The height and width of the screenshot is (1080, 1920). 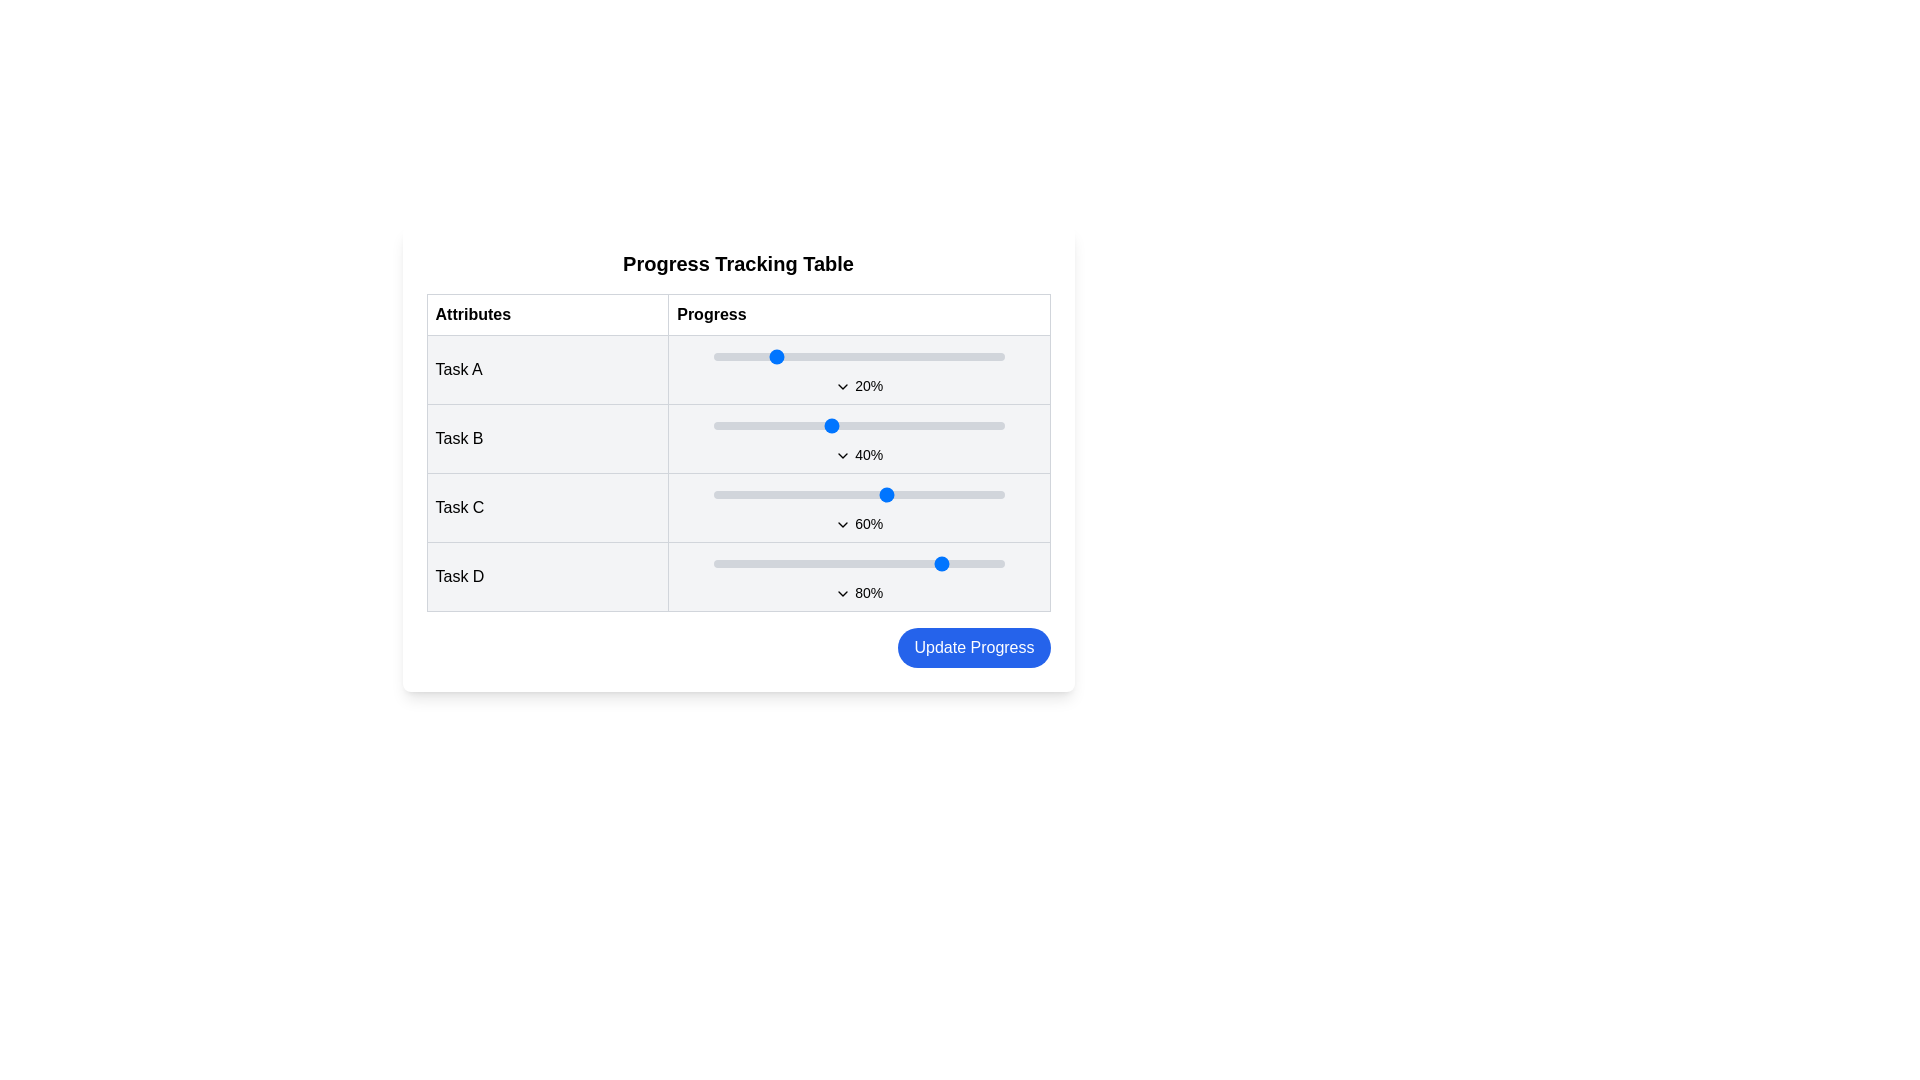 What do you see at coordinates (931, 494) in the screenshot?
I see `the progress level` at bounding box center [931, 494].